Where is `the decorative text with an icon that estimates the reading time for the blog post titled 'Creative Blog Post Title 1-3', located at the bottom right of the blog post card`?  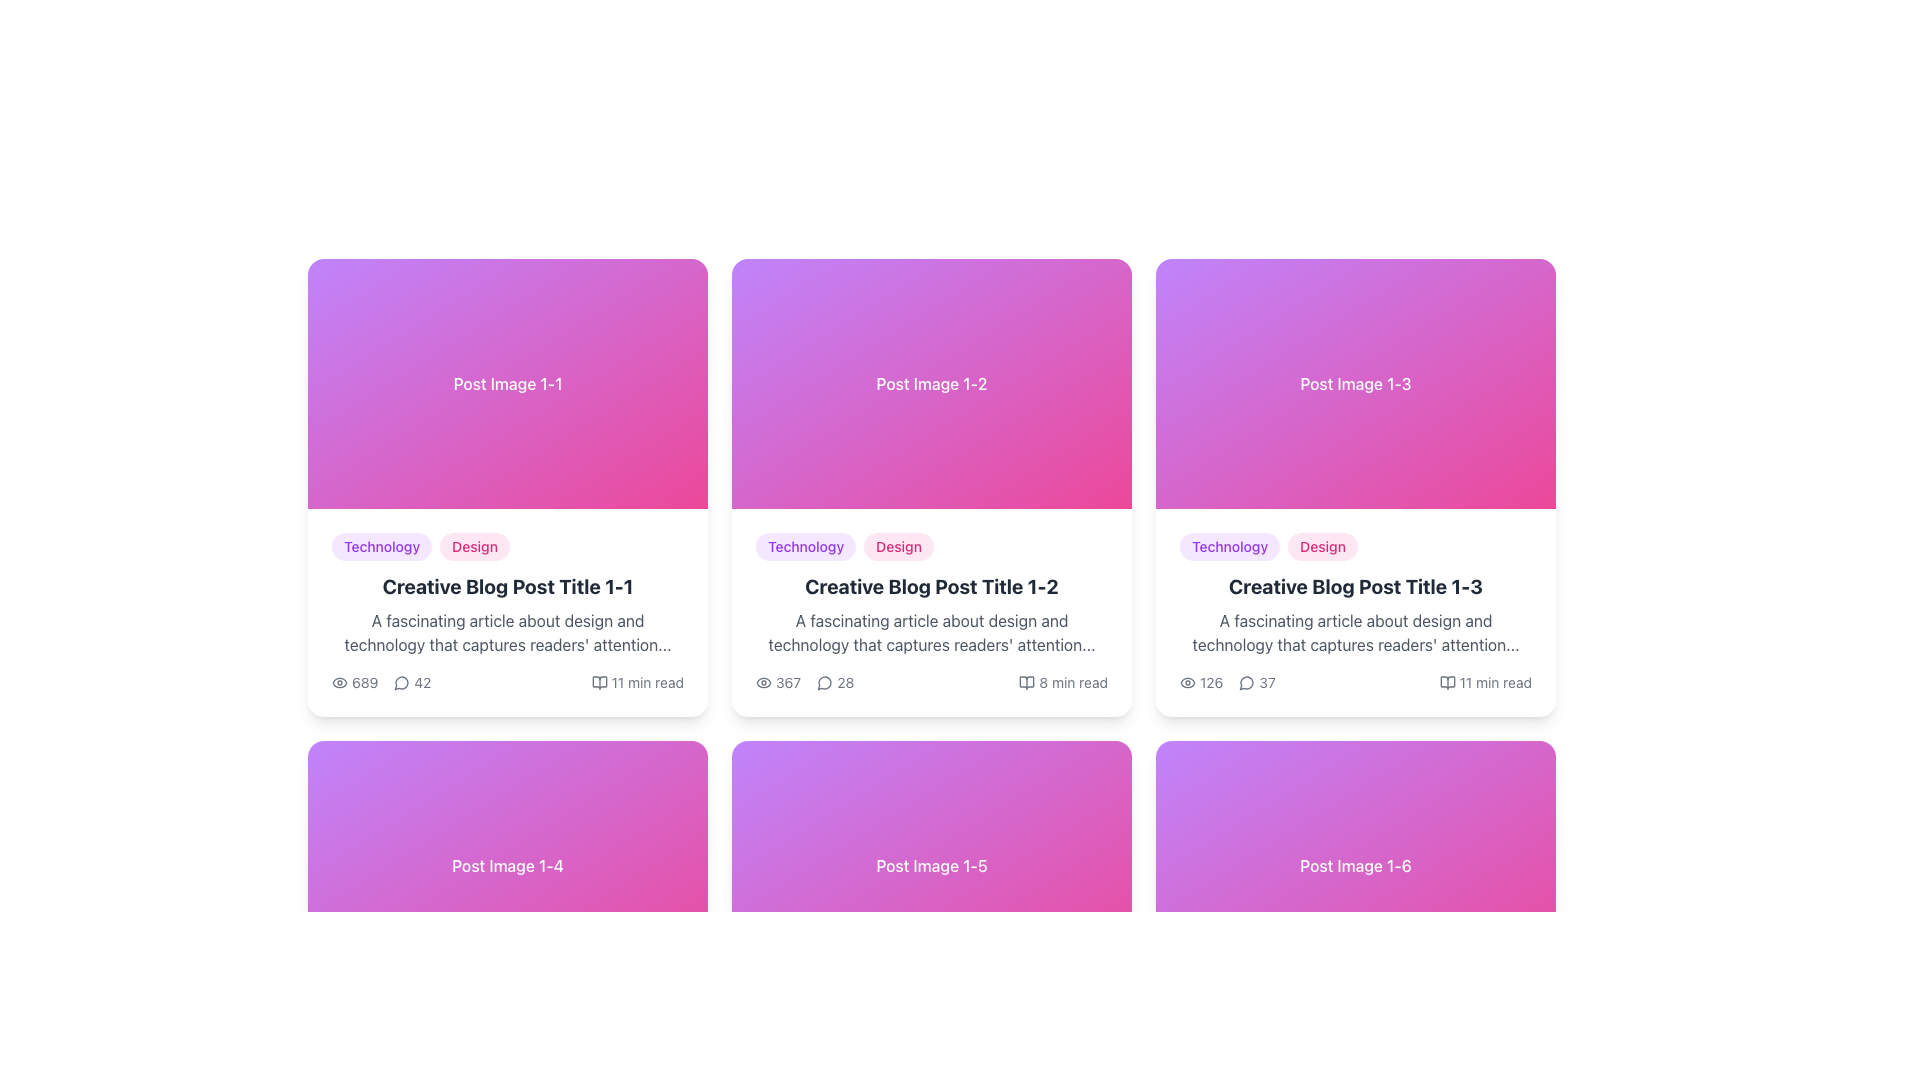 the decorative text with an icon that estimates the reading time for the blog post titled 'Creative Blog Post Title 1-3', located at the bottom right of the blog post card is located at coordinates (1485, 681).